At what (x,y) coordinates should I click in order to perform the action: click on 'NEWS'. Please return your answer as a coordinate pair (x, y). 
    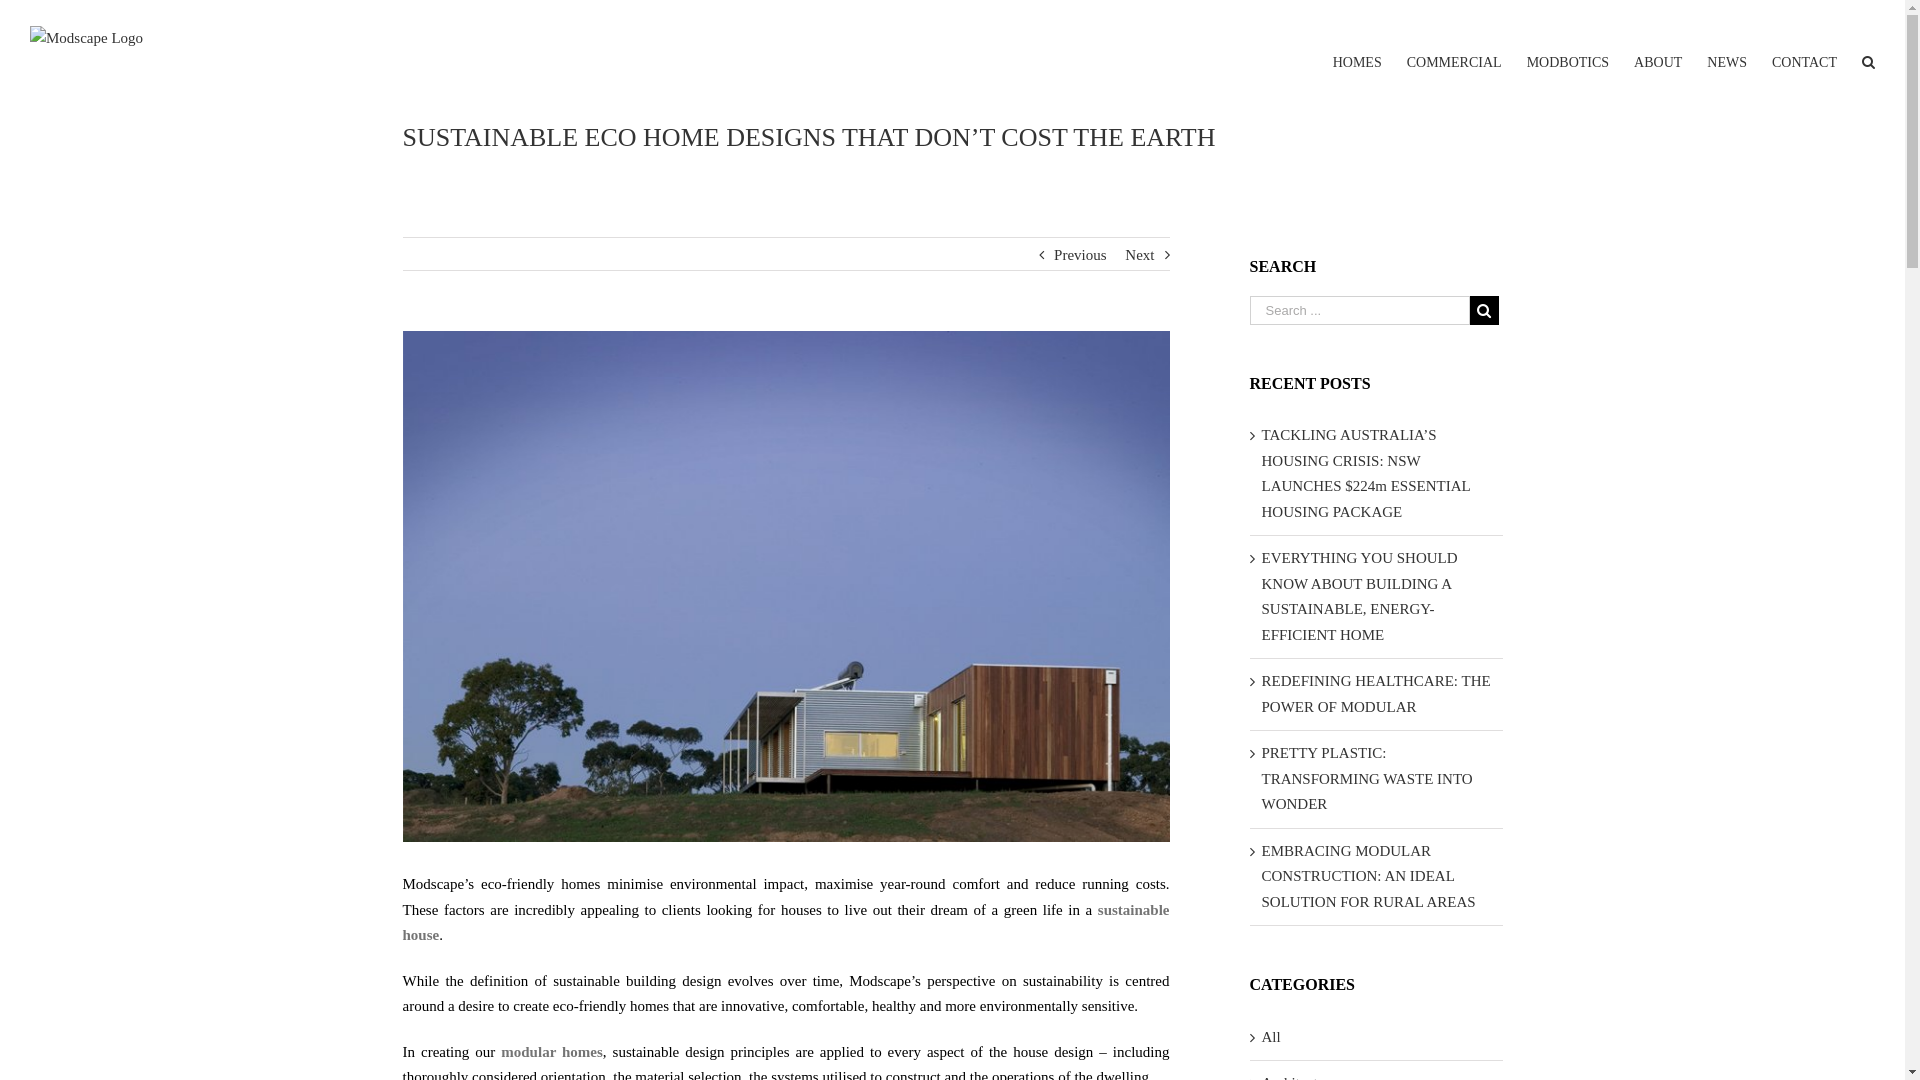
    Looking at the image, I should click on (1726, 46).